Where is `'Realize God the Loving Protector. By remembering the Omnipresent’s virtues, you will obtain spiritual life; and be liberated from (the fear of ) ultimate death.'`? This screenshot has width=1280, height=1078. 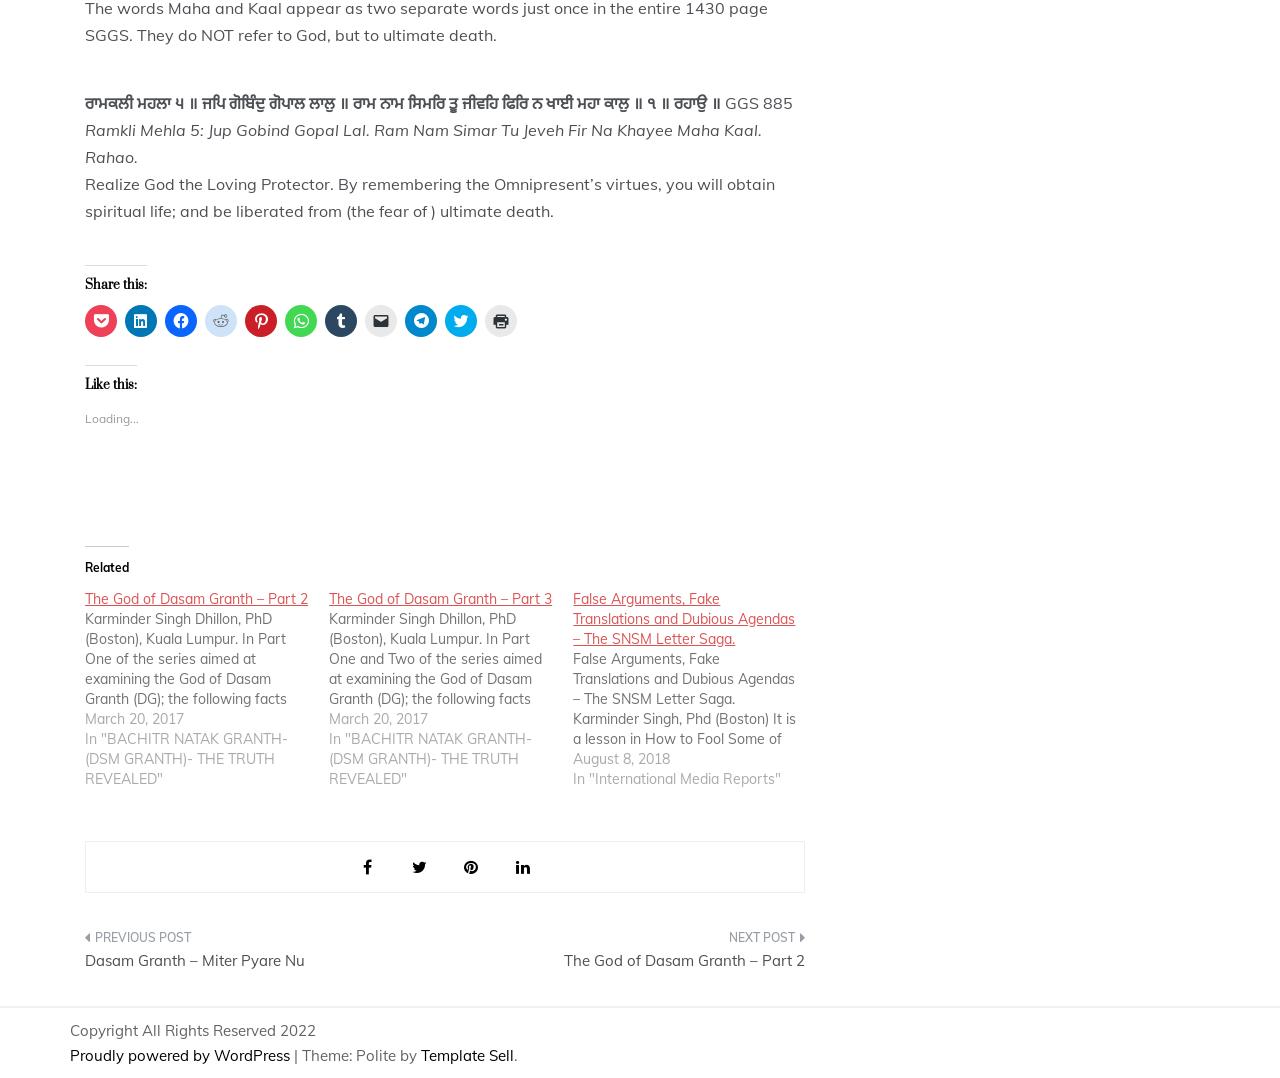
'Realize God the Loving Protector. By remembering the Omnipresent’s virtues, you will obtain spiritual life; and be liberated from (the fear of ) ultimate death.' is located at coordinates (428, 197).